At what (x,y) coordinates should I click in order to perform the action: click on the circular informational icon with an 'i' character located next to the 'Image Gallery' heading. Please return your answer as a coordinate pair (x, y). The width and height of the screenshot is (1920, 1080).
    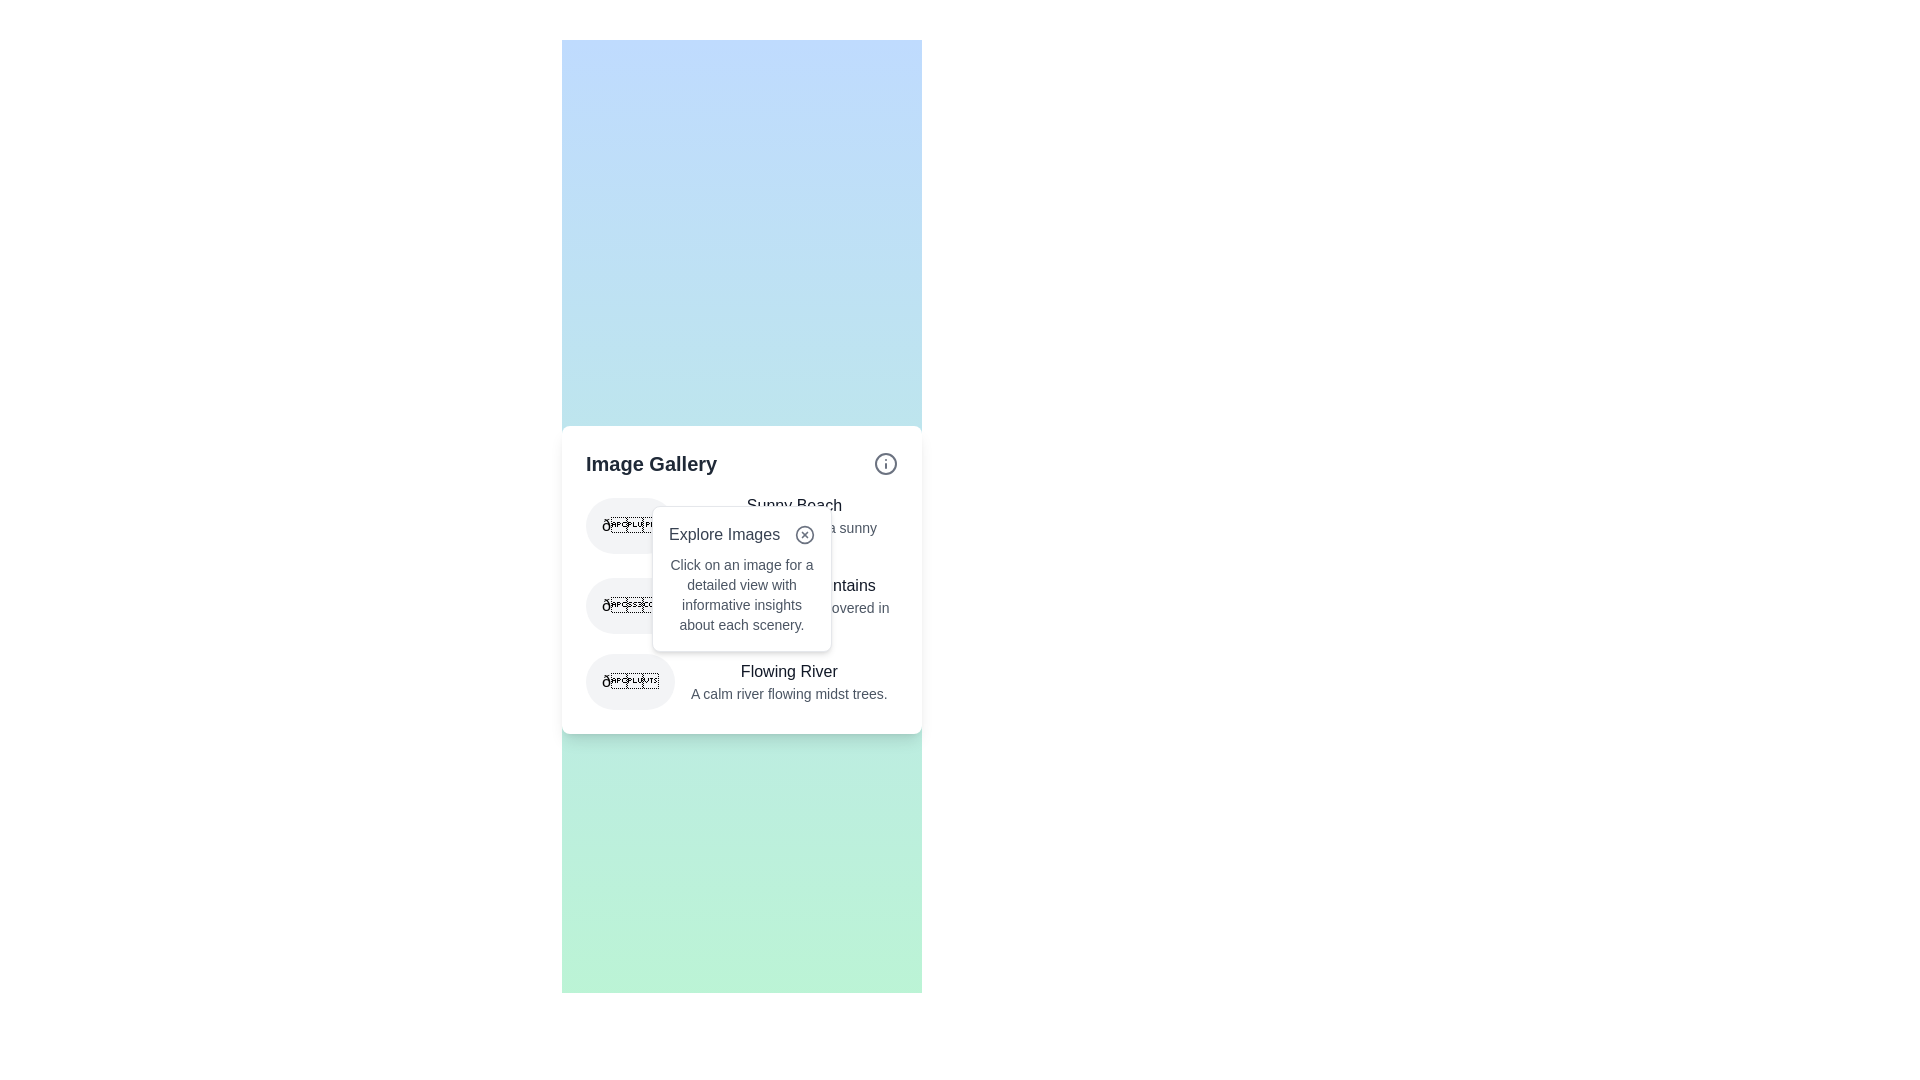
    Looking at the image, I should click on (885, 463).